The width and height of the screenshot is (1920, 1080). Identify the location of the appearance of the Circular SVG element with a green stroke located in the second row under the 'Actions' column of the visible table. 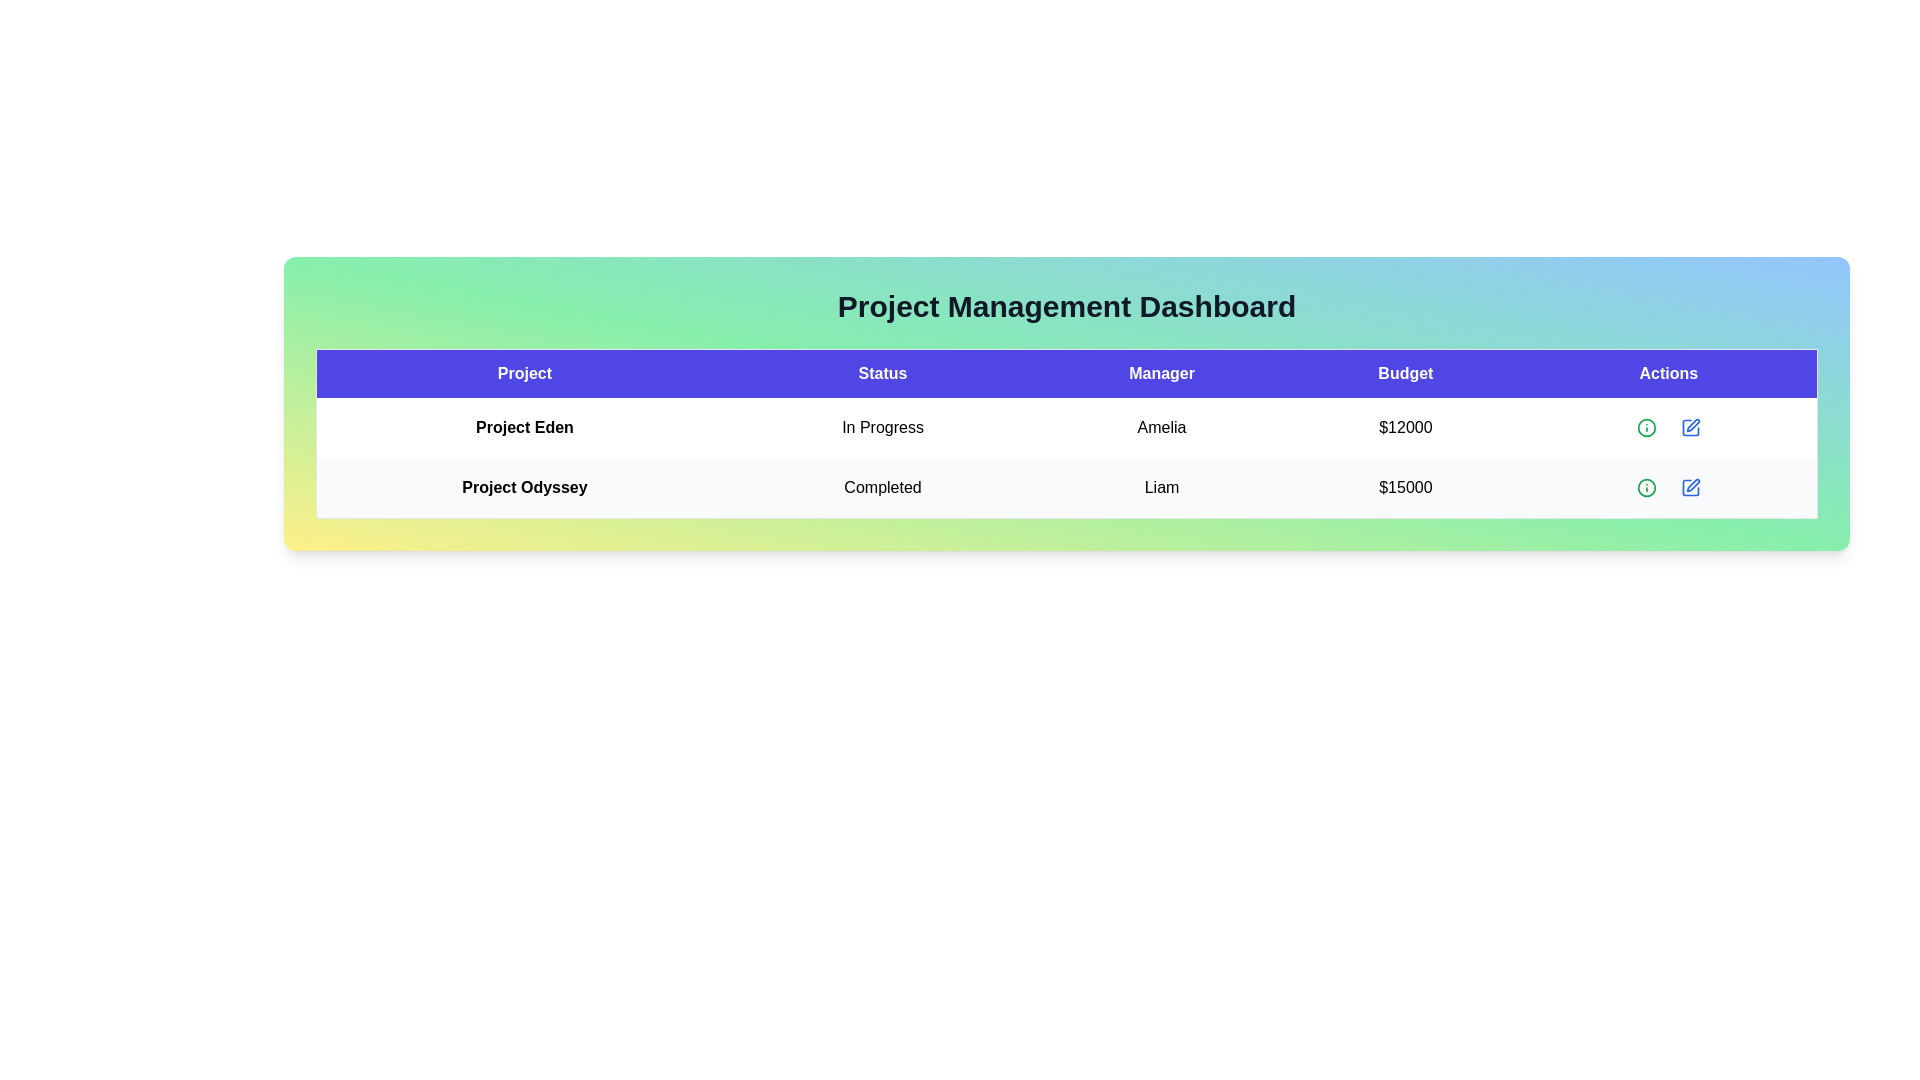
(1646, 488).